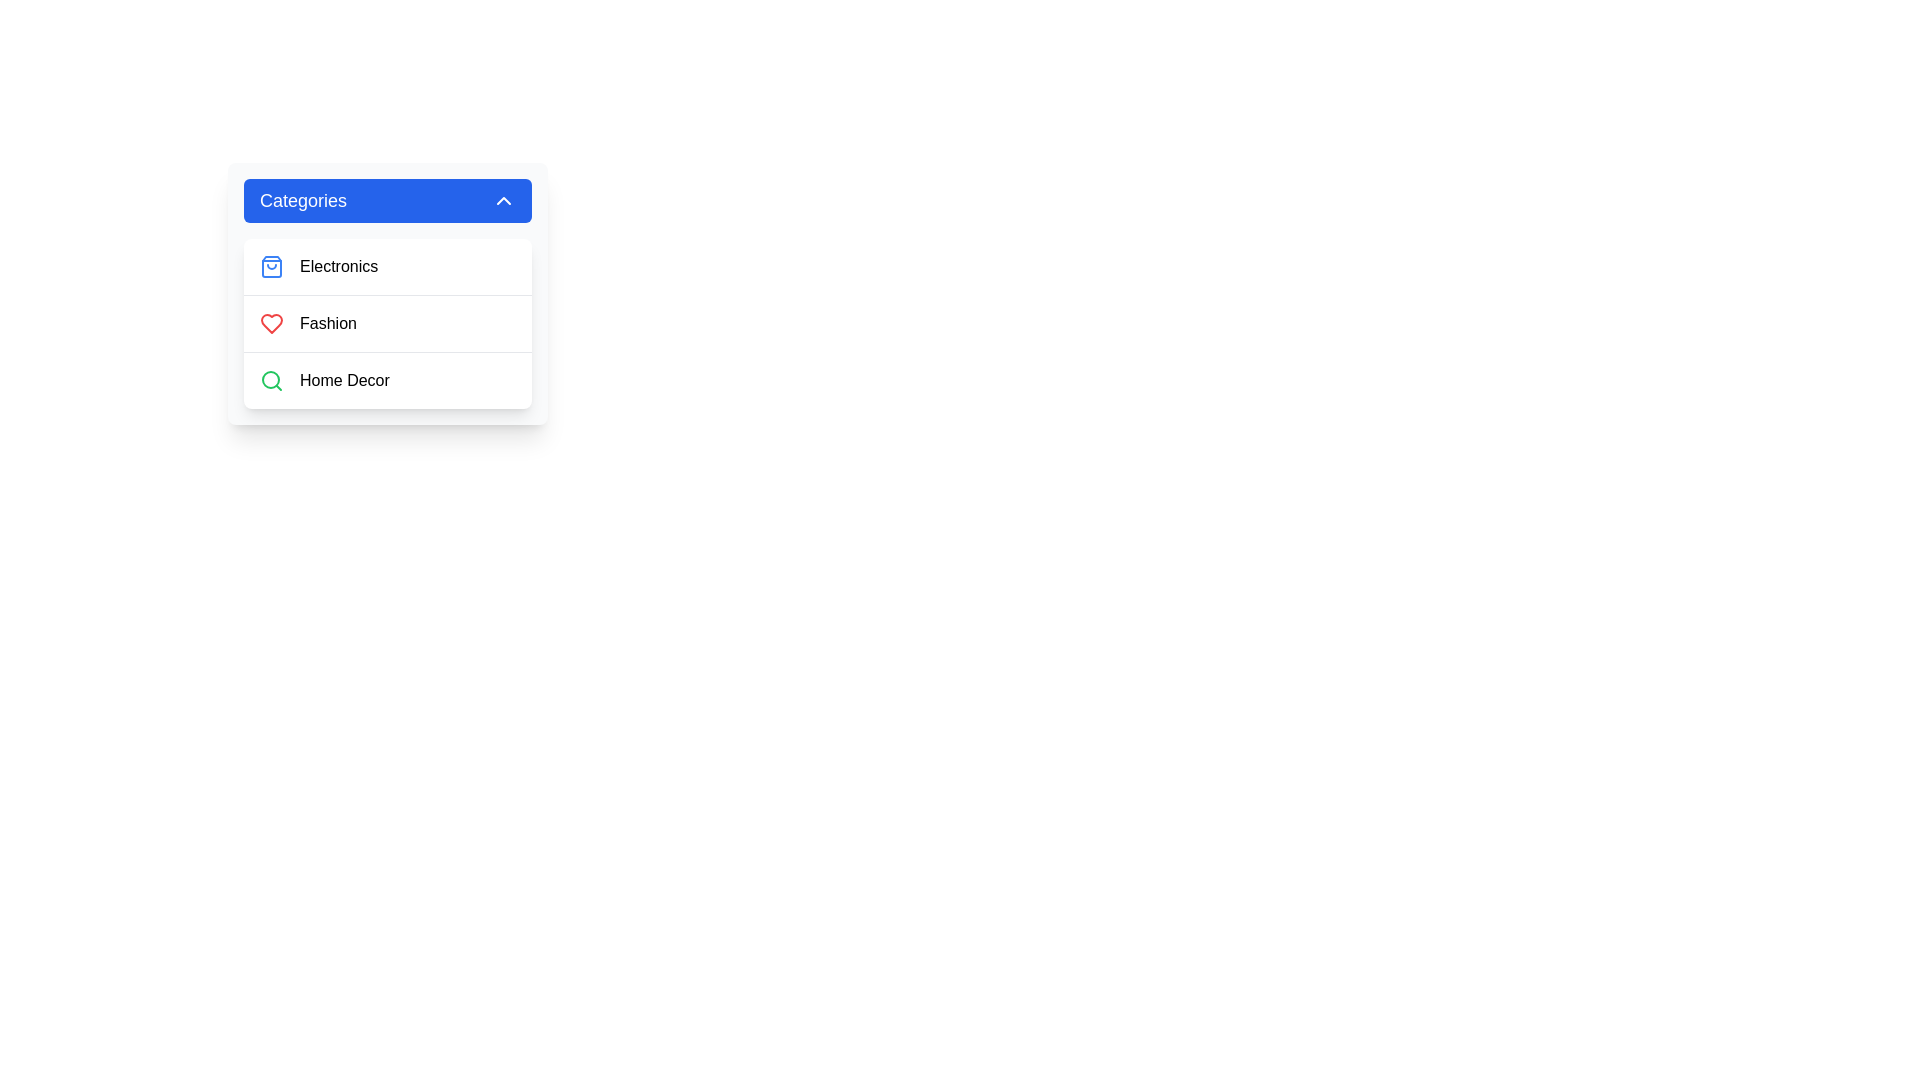  I want to click on the 'Electronics' label, which is styled with a medium weight font and is located under the 'Categories' header, so click(339, 265).